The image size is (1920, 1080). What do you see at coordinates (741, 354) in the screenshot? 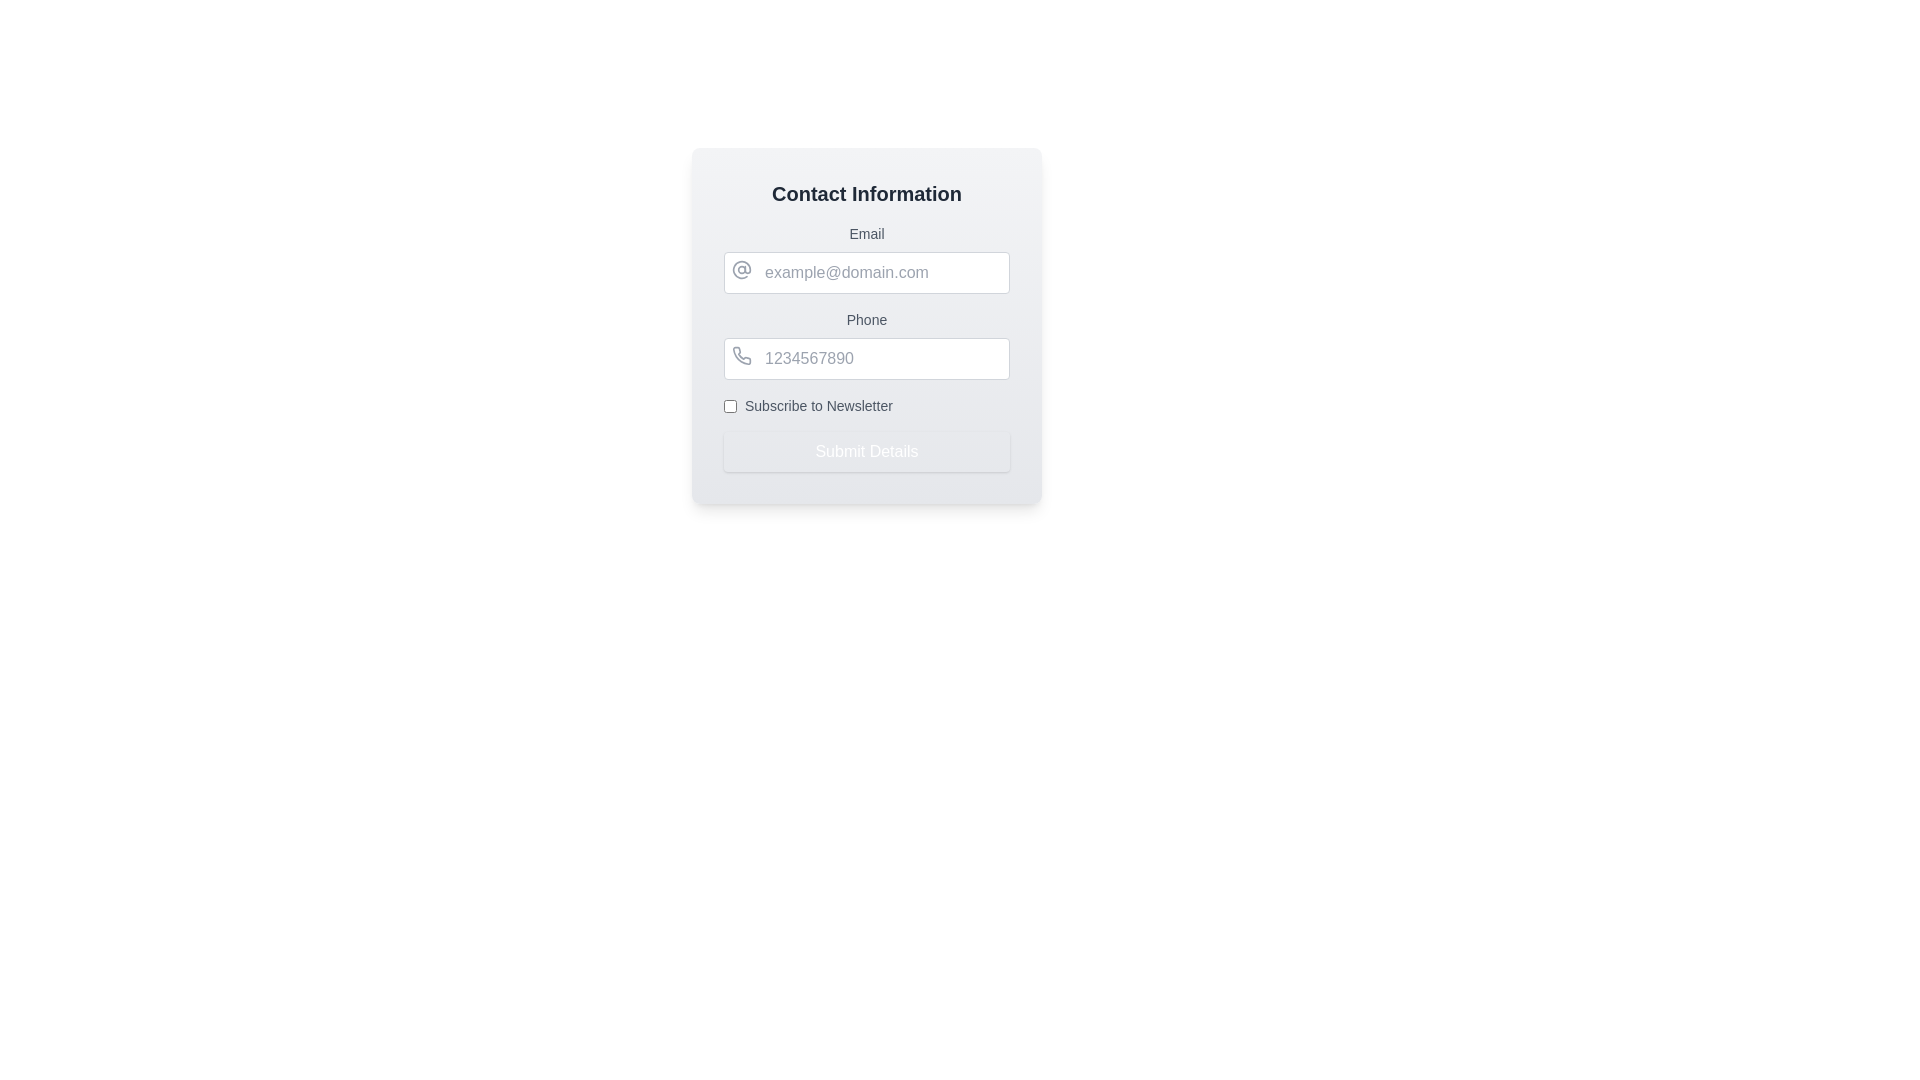
I see `the small, gray phone icon located at the top-left corner inside the phone number input field` at bounding box center [741, 354].